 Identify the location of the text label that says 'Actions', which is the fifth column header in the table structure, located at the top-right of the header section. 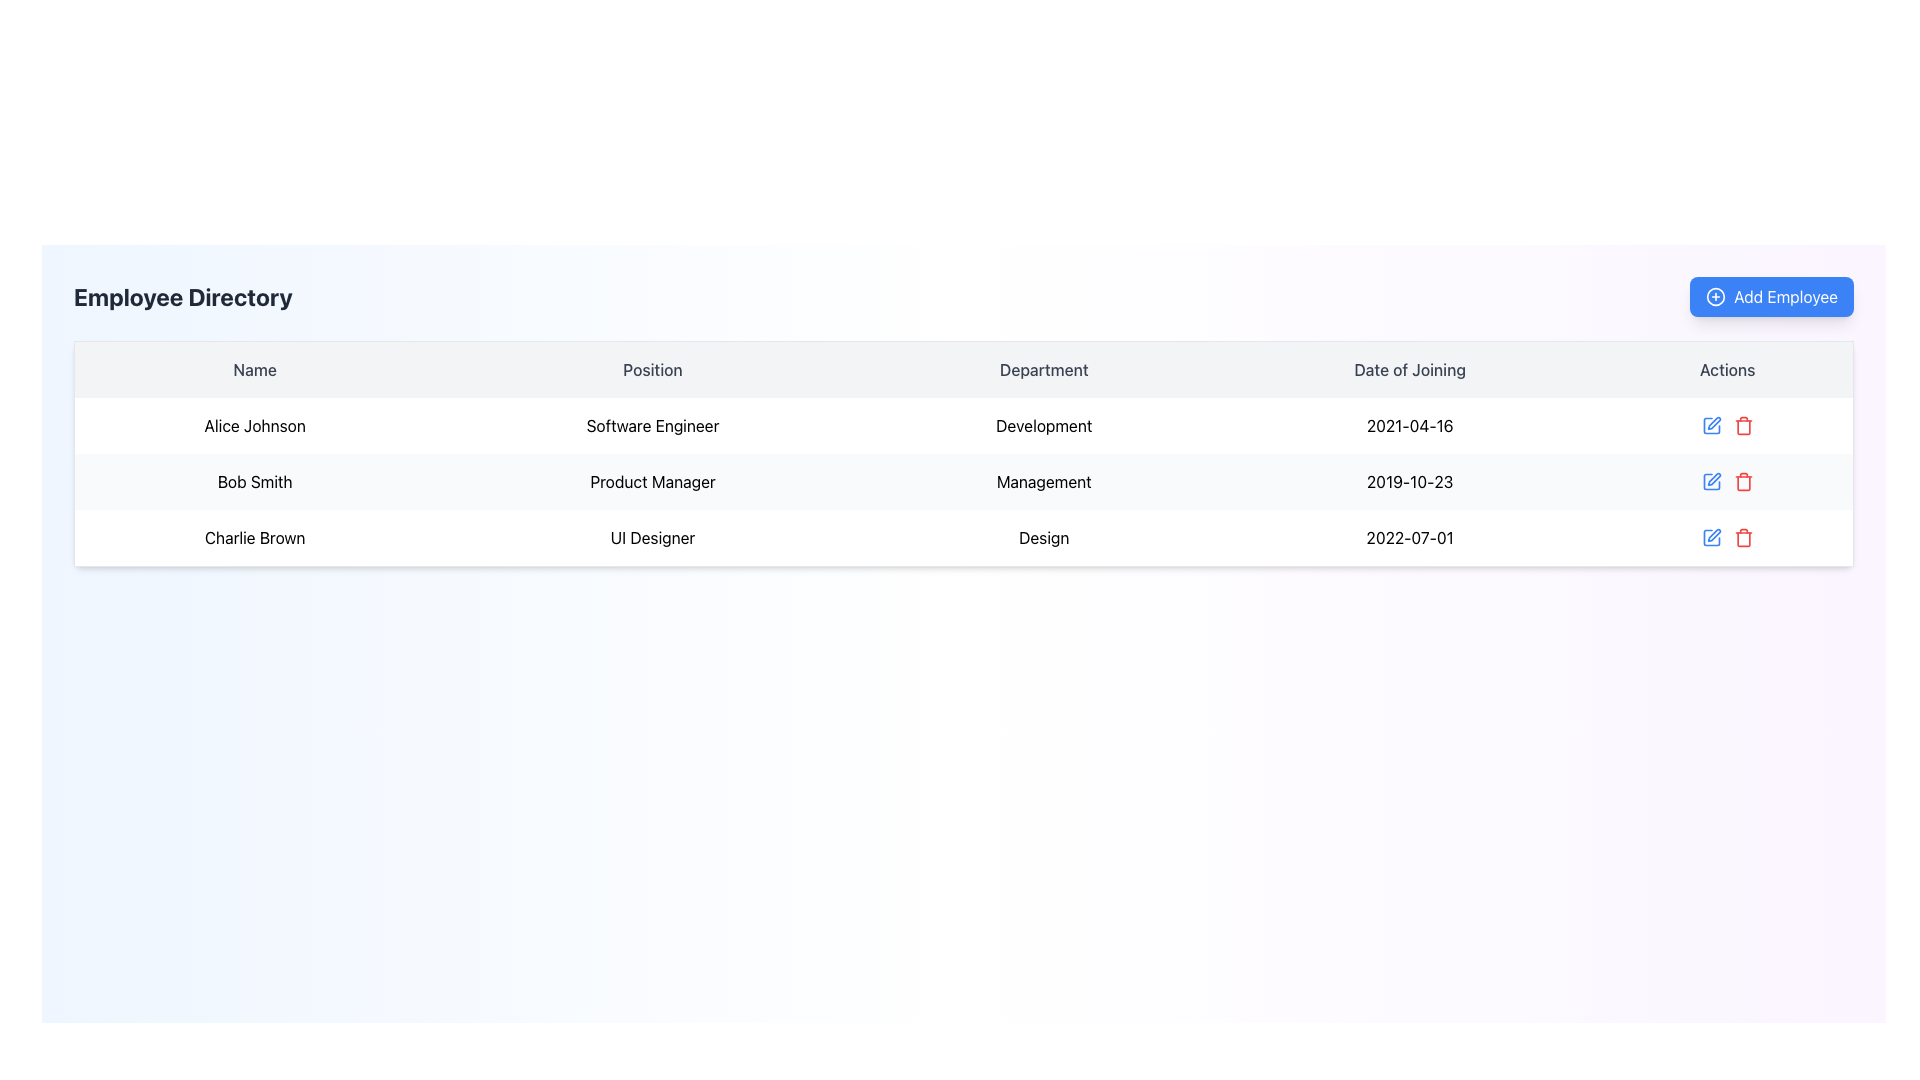
(1727, 369).